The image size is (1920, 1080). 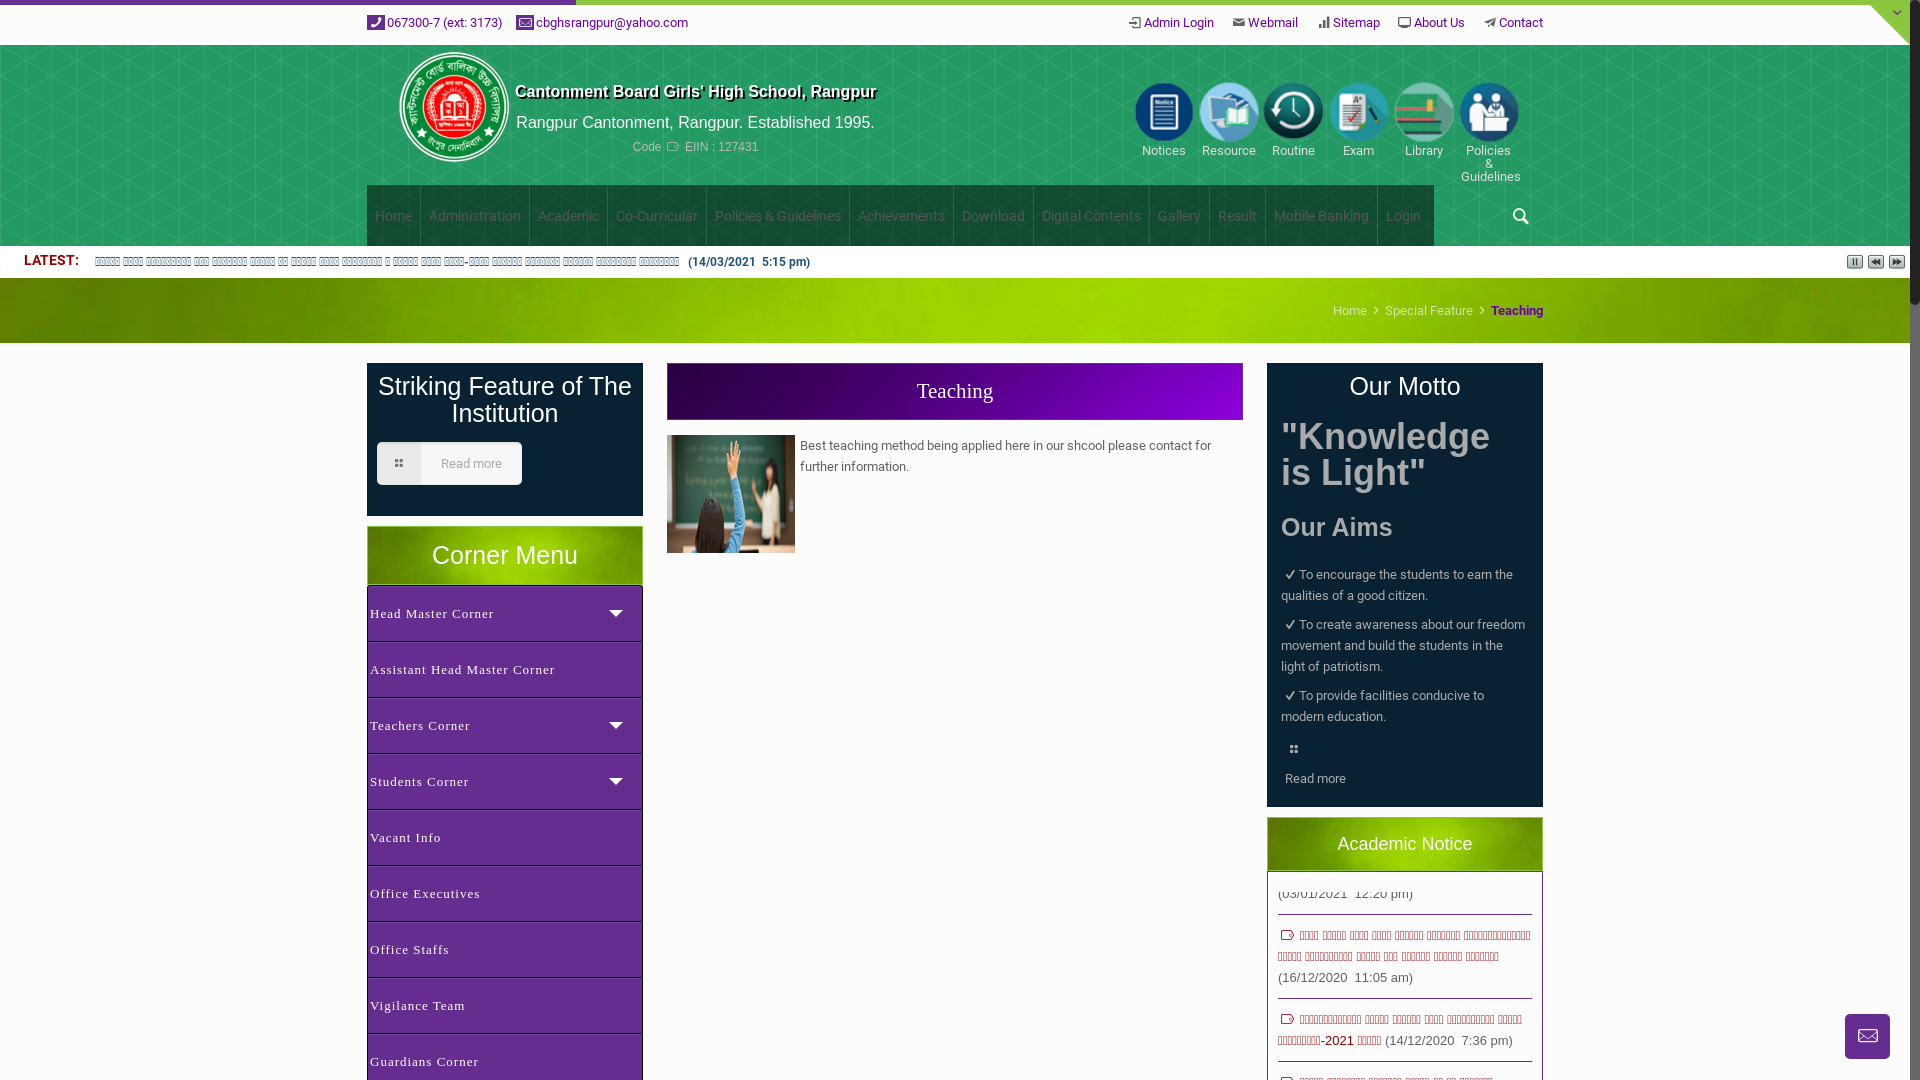 What do you see at coordinates (1402, 216) in the screenshot?
I see `'Login'` at bounding box center [1402, 216].